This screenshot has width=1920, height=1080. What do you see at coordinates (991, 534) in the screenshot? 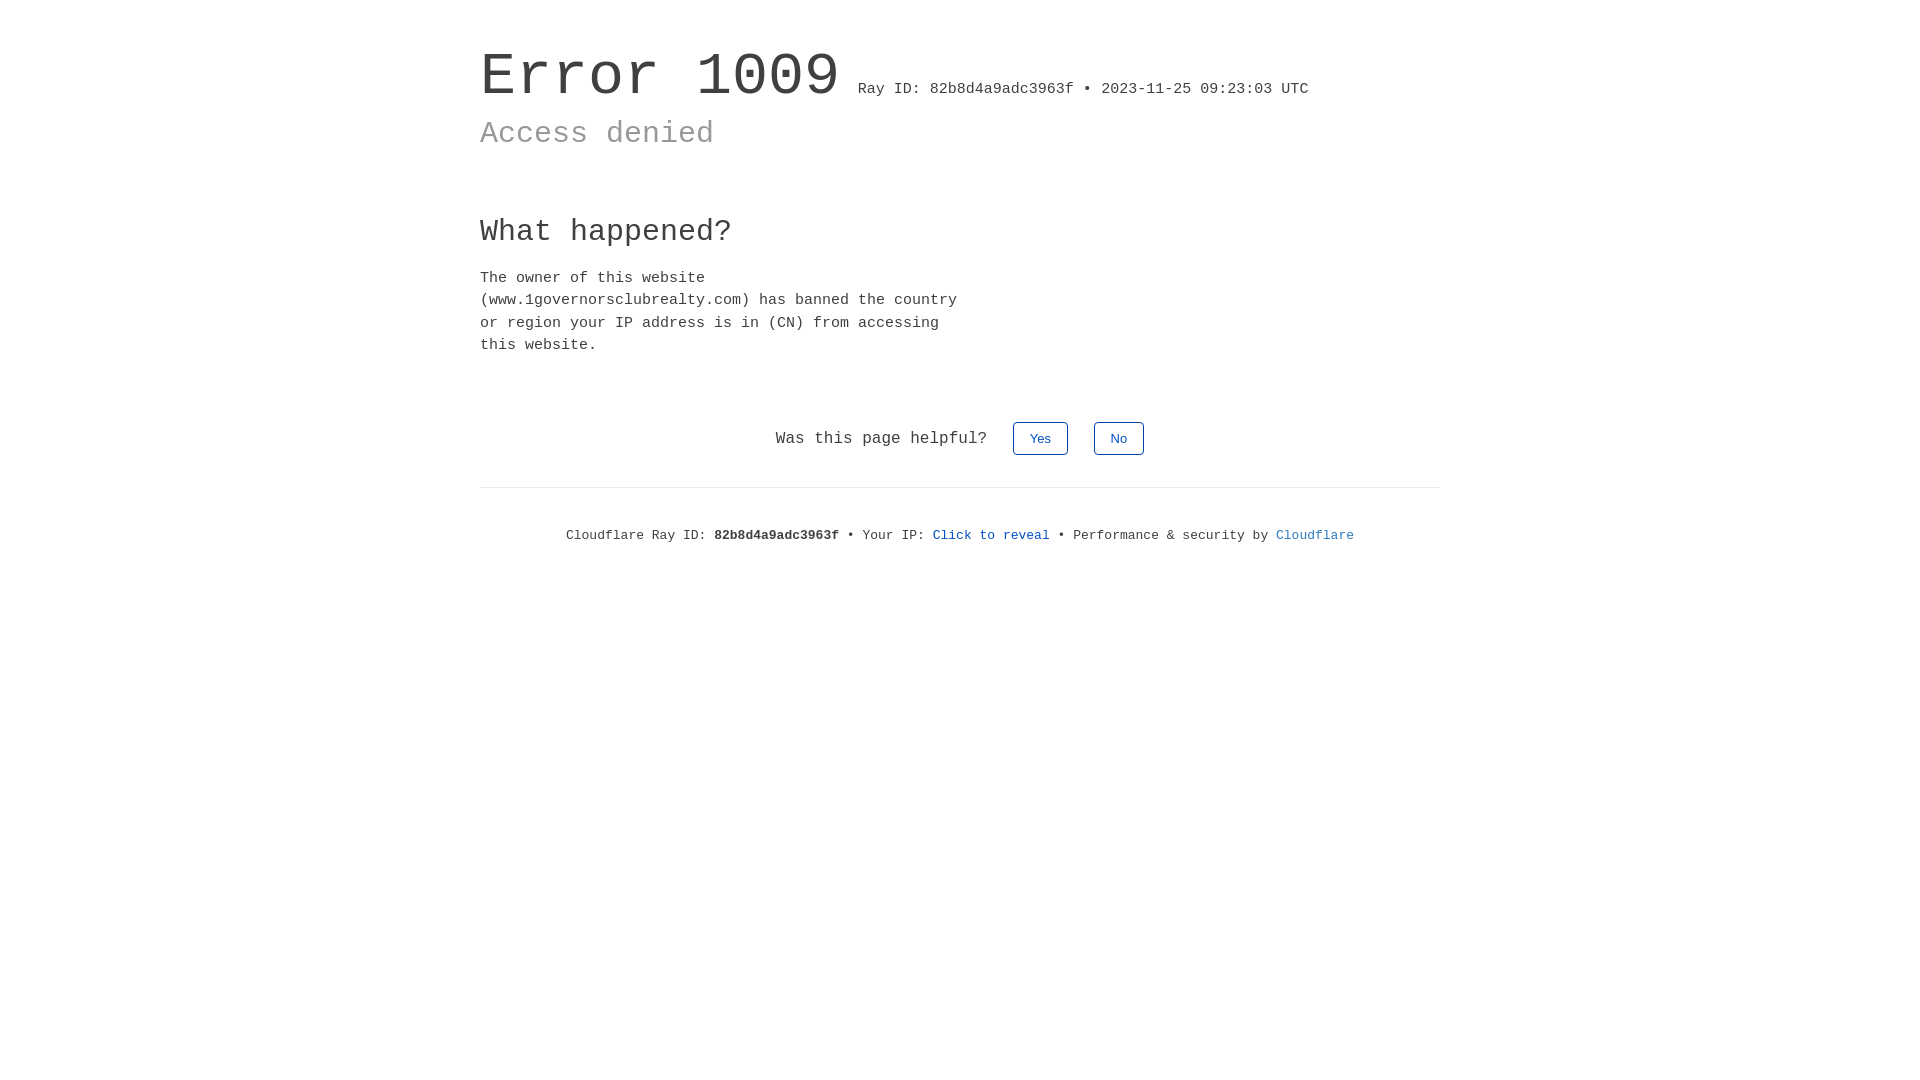
I see `'Click to reveal'` at bounding box center [991, 534].